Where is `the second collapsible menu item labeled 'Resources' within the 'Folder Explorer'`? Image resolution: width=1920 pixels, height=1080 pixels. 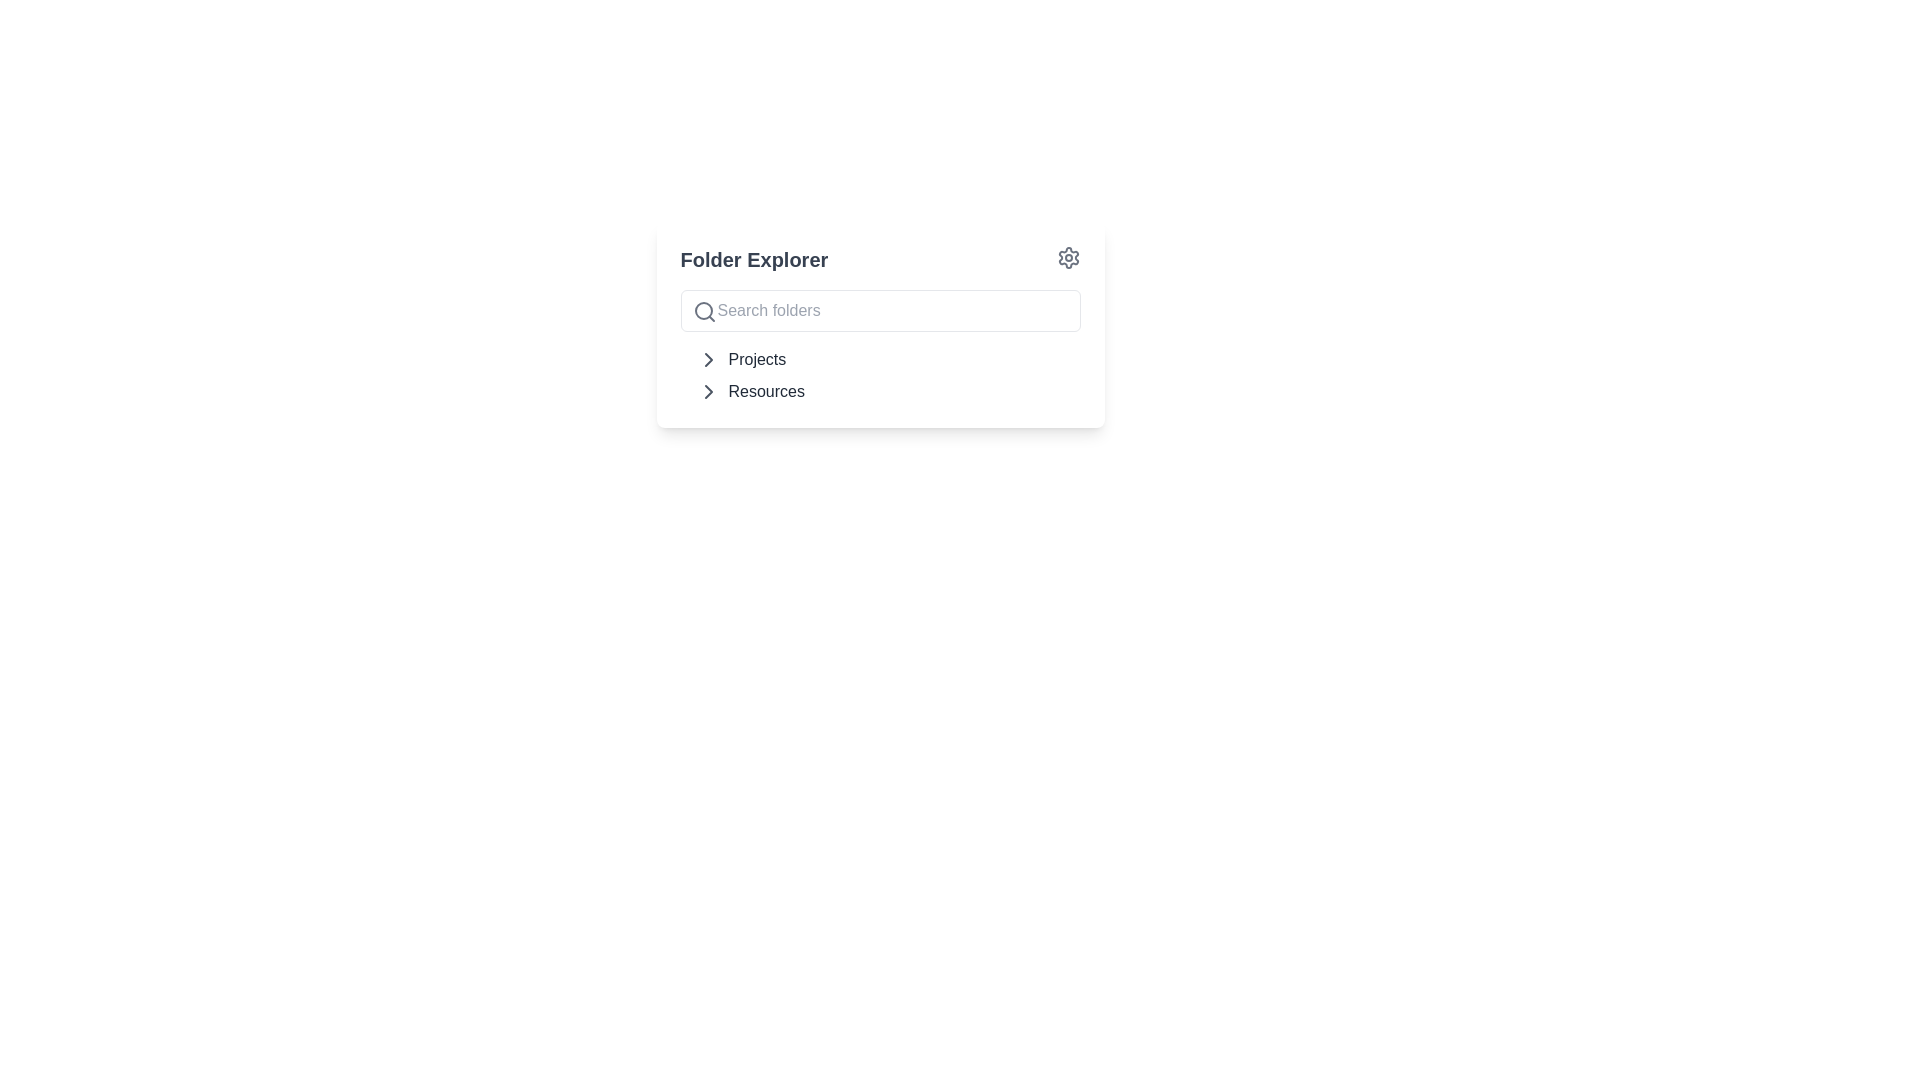
the second collapsible menu item labeled 'Resources' within the 'Folder Explorer' is located at coordinates (887, 392).